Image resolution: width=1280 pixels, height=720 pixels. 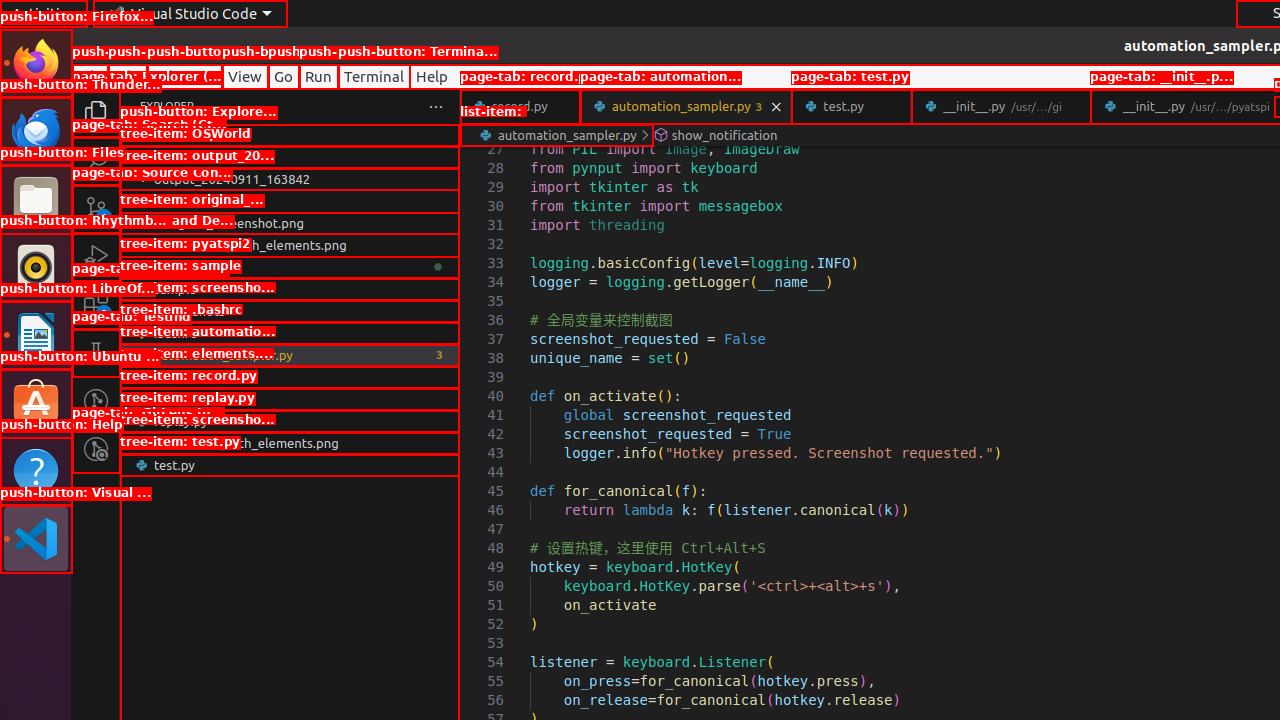 What do you see at coordinates (288, 442) in the screenshot?
I see `'screenshot_with_elements.png'` at bounding box center [288, 442].